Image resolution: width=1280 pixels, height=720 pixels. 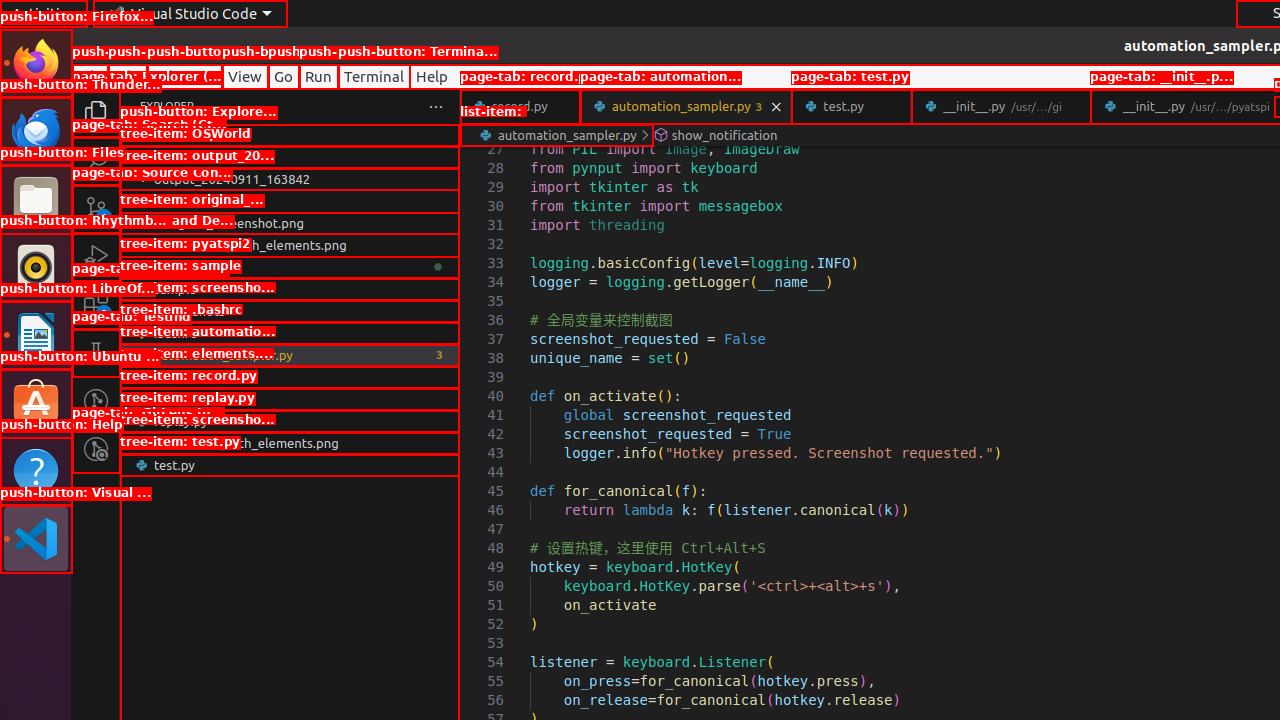 What do you see at coordinates (288, 442) in the screenshot?
I see `'screenshot_with_elements.png'` at bounding box center [288, 442].